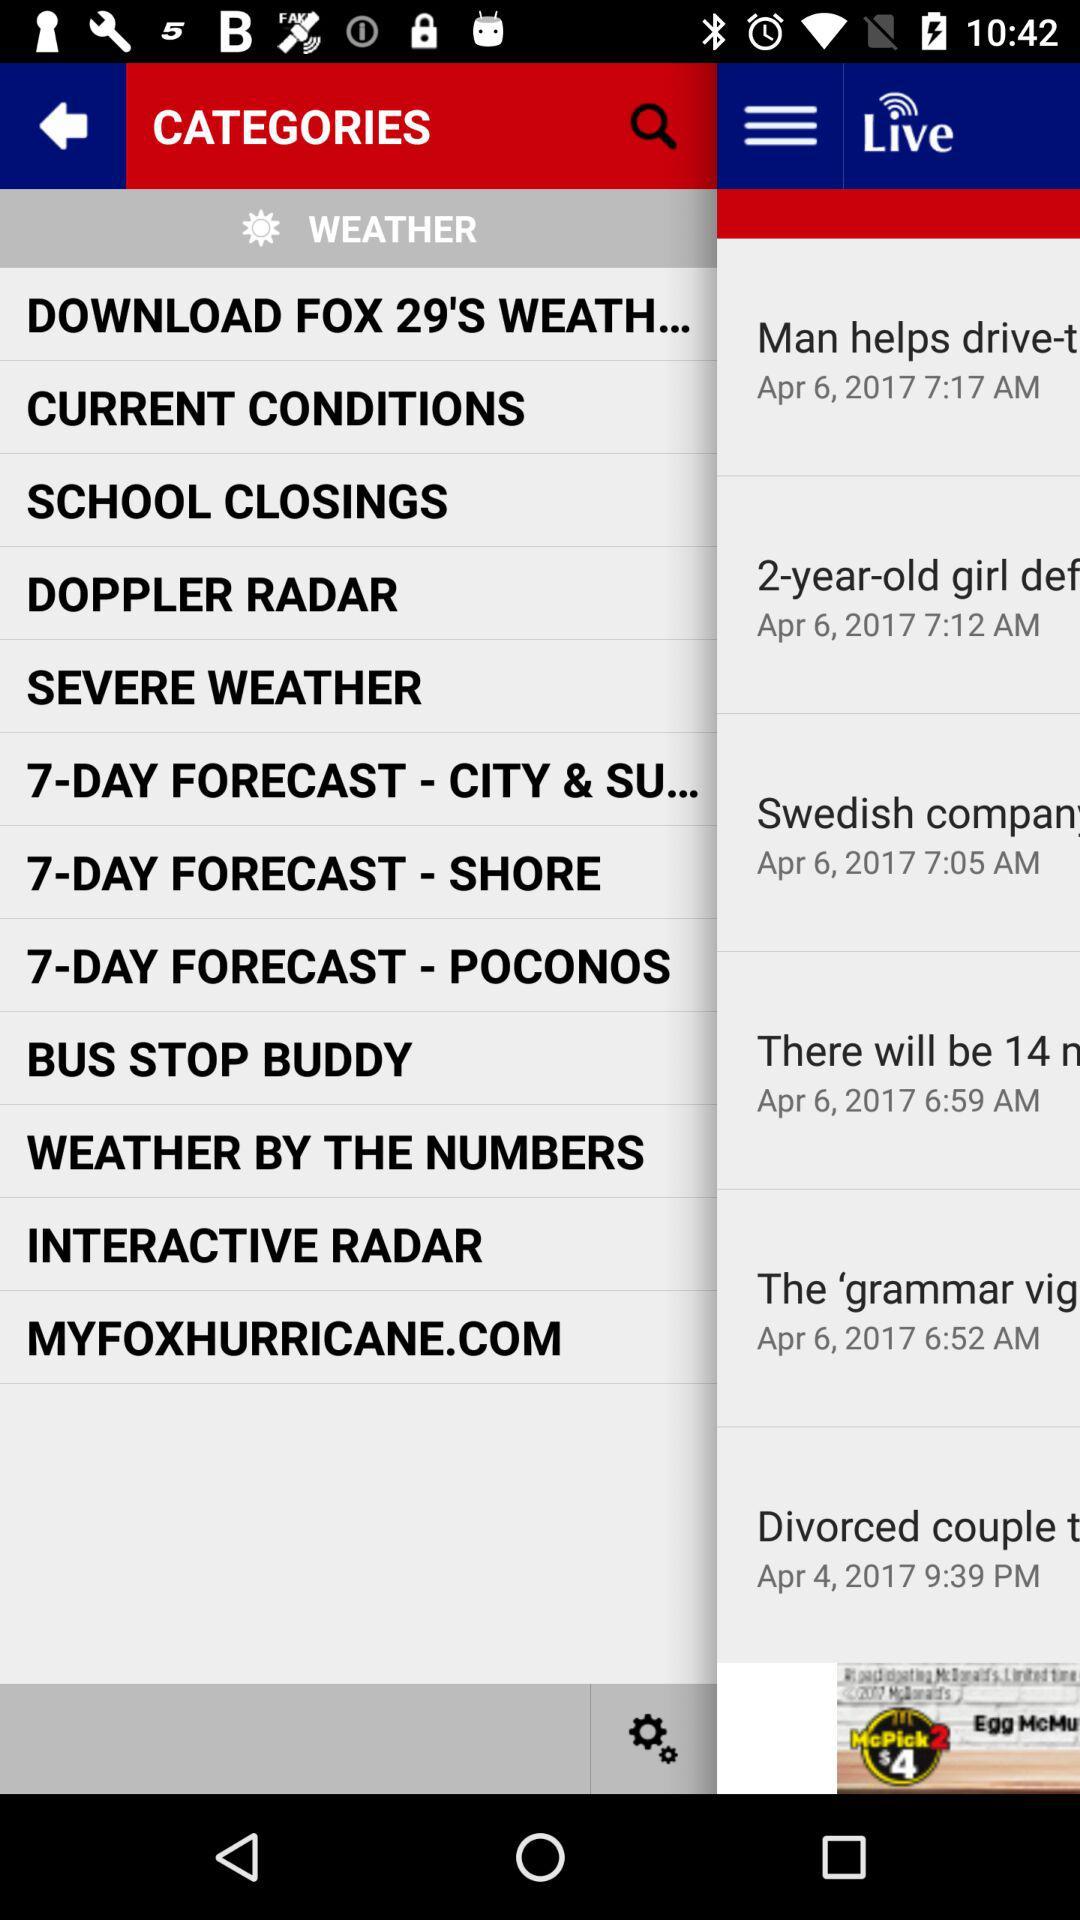 The image size is (1080, 1920). I want to click on item above the apr 6 2017 app, so click(918, 336).